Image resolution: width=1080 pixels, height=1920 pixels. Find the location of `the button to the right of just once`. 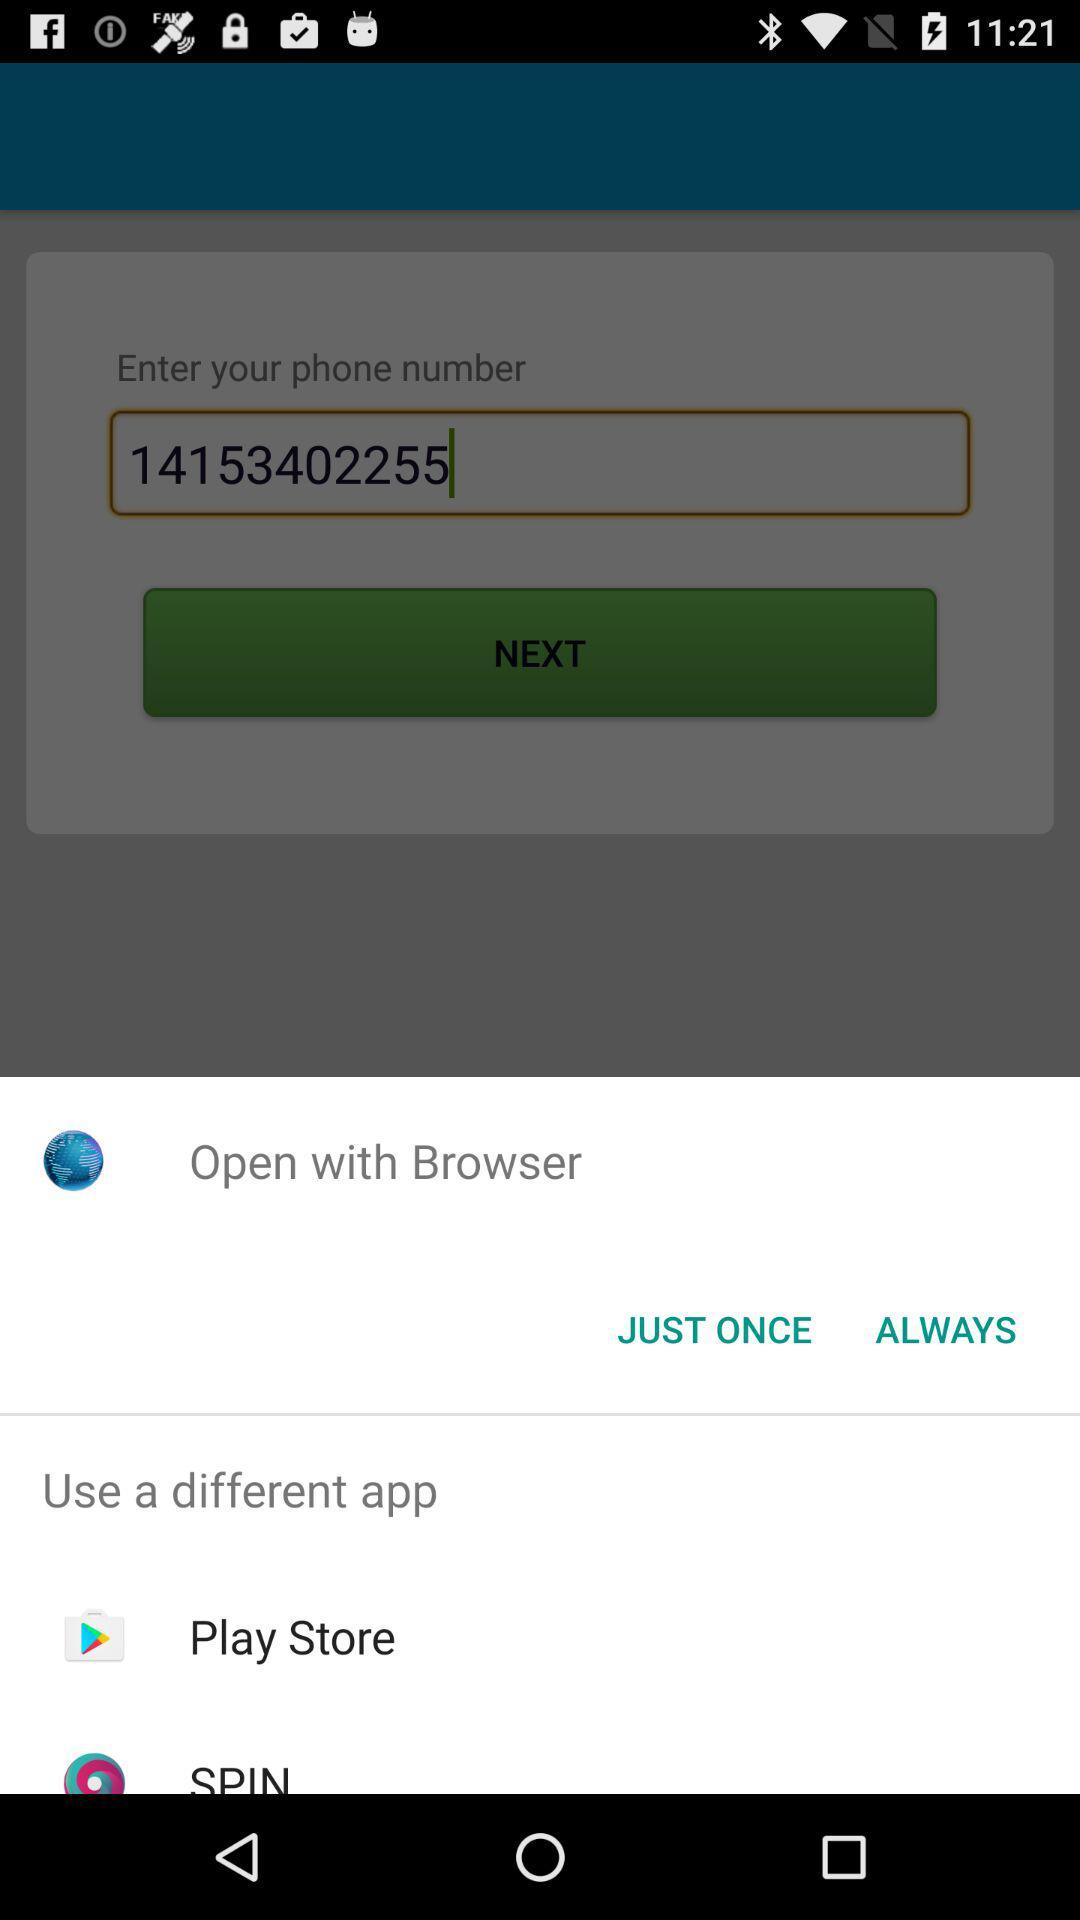

the button to the right of just once is located at coordinates (945, 1329).